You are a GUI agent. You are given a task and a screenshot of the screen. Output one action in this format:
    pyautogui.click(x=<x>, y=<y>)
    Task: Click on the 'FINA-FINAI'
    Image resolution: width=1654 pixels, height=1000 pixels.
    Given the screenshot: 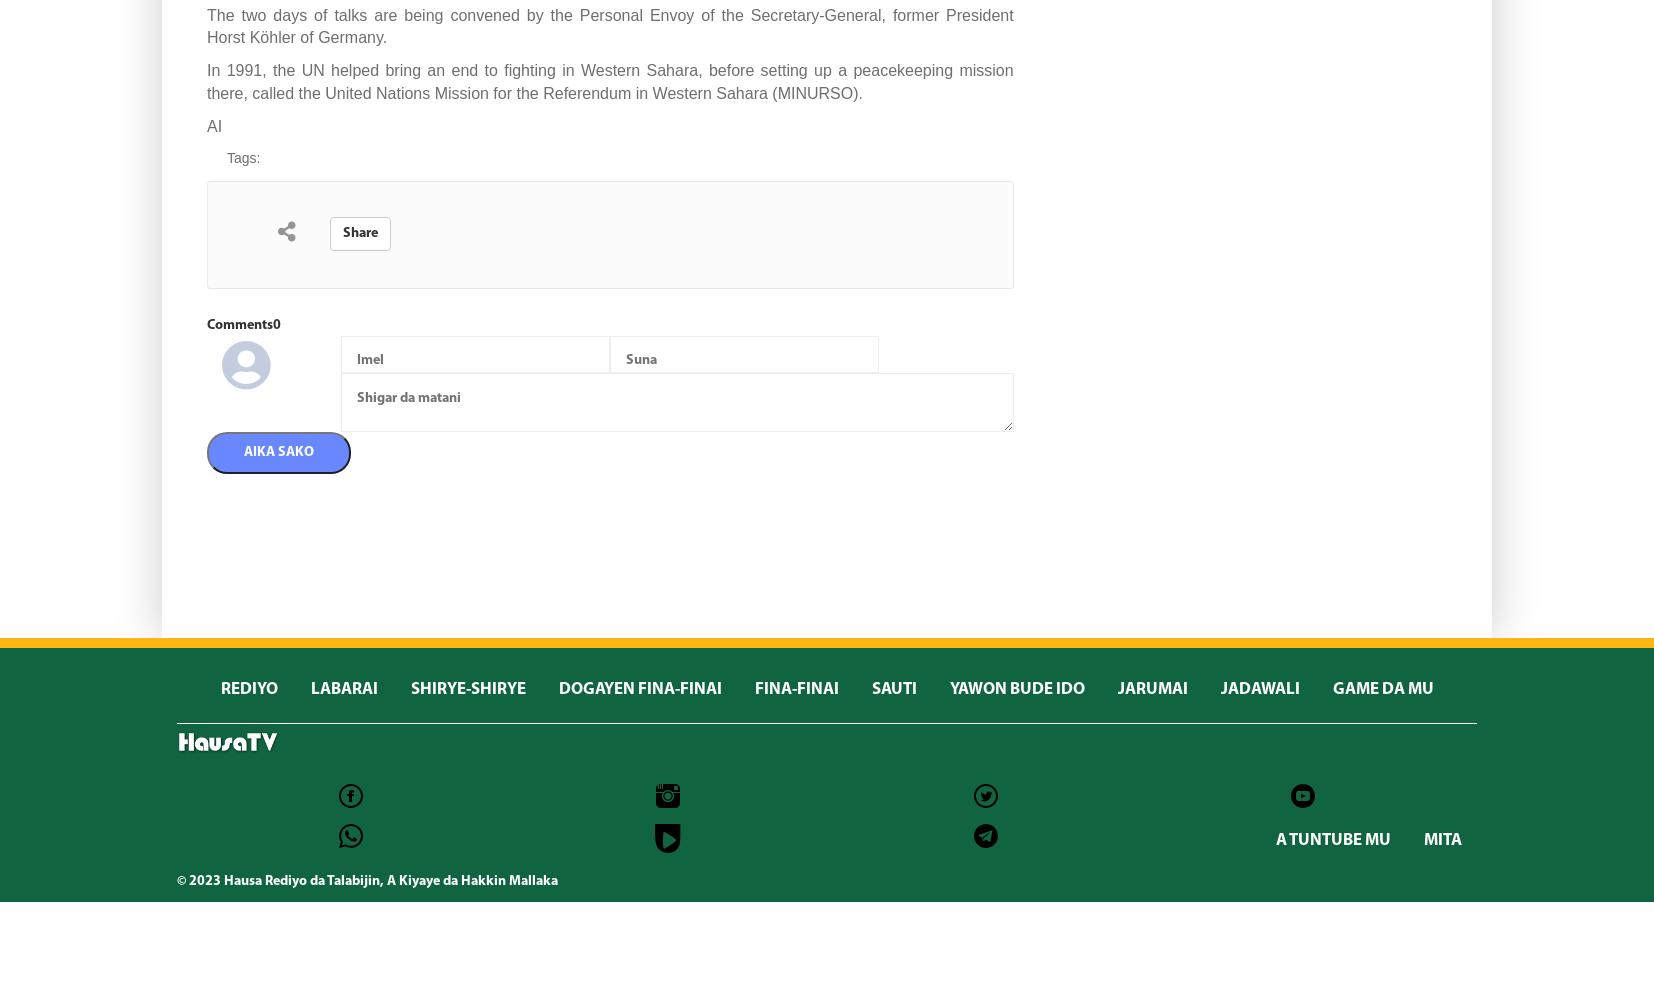 What is the action you would take?
    pyautogui.click(x=754, y=688)
    